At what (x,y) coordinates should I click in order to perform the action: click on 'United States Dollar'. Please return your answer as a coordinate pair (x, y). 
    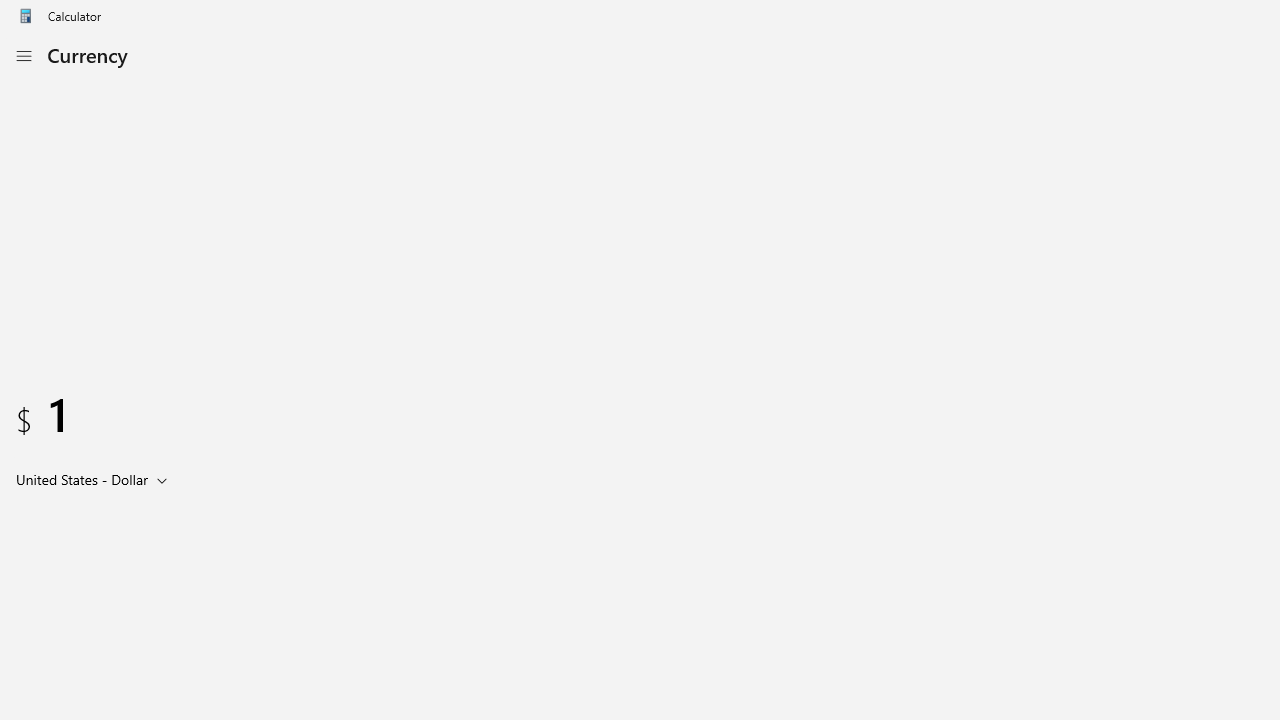
    Looking at the image, I should click on (80, 479).